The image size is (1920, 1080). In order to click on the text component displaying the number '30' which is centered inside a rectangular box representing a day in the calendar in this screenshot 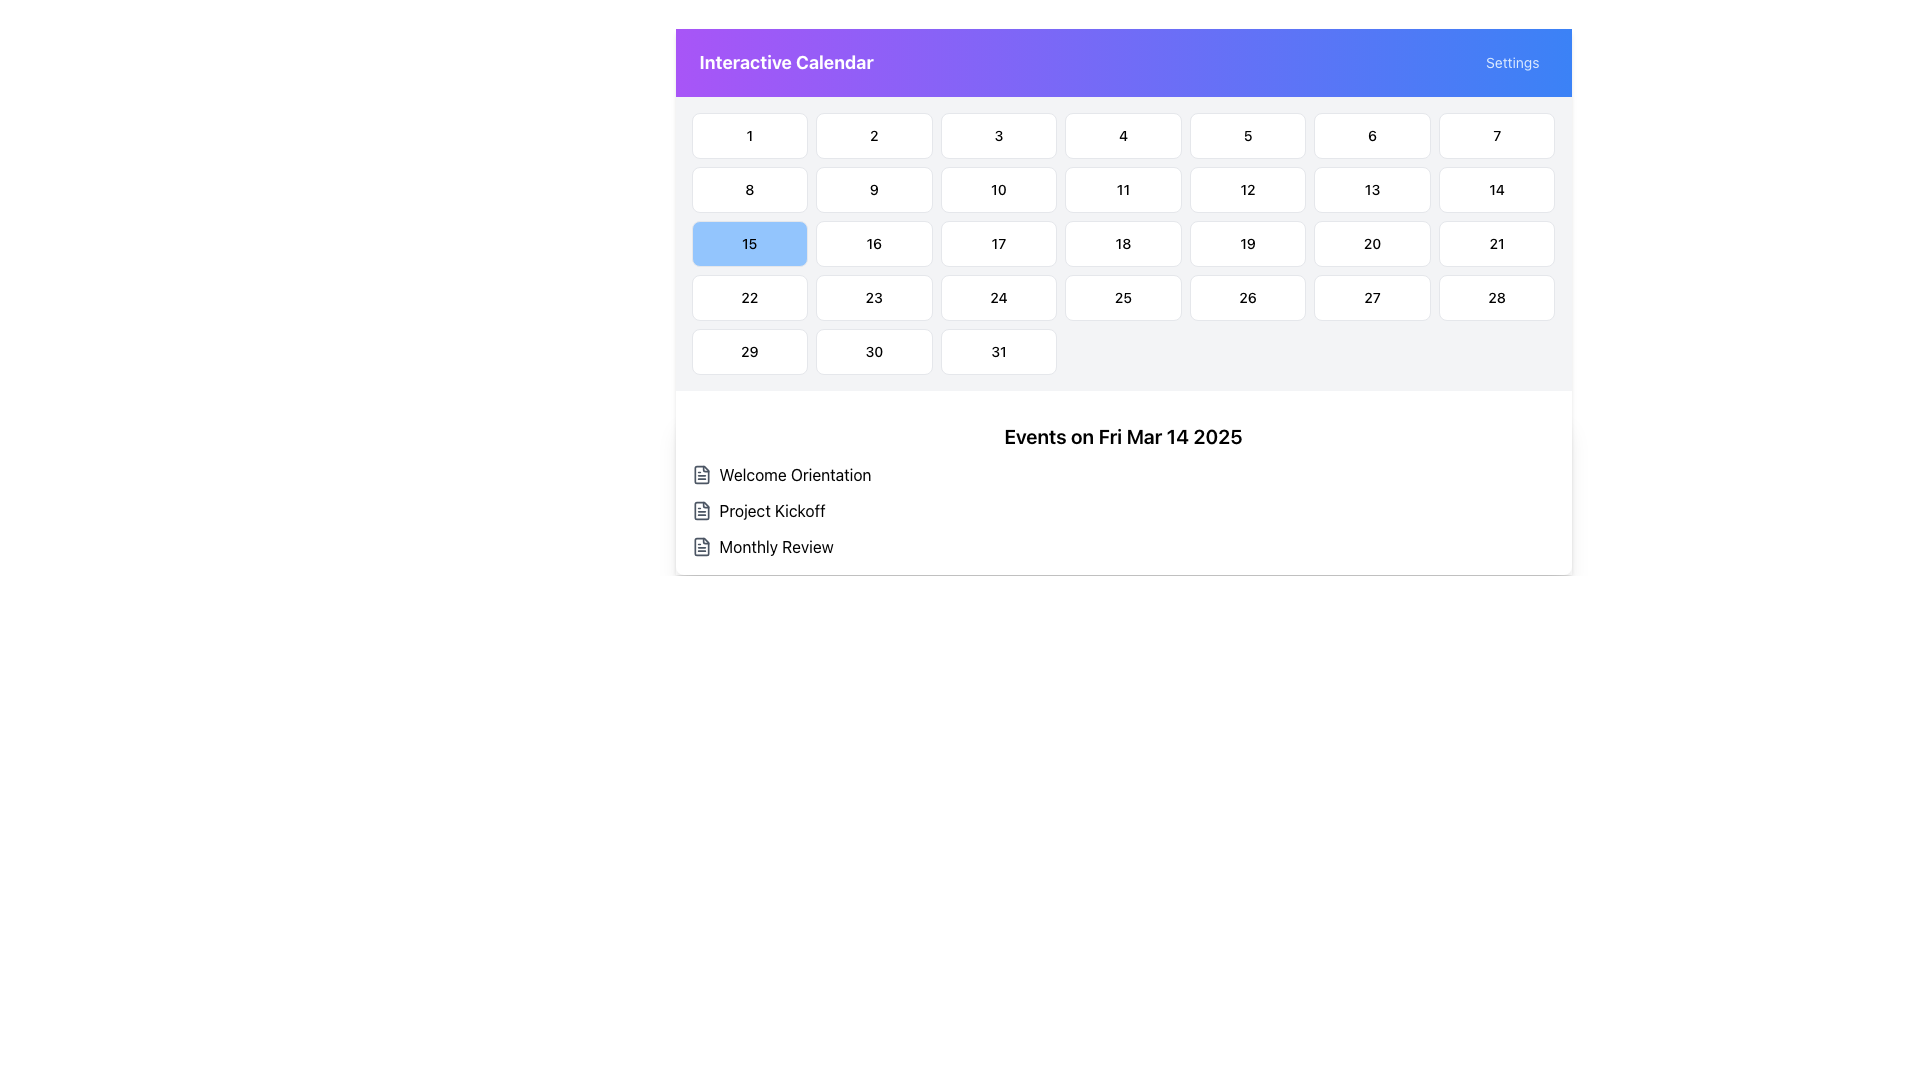, I will do `click(874, 350)`.